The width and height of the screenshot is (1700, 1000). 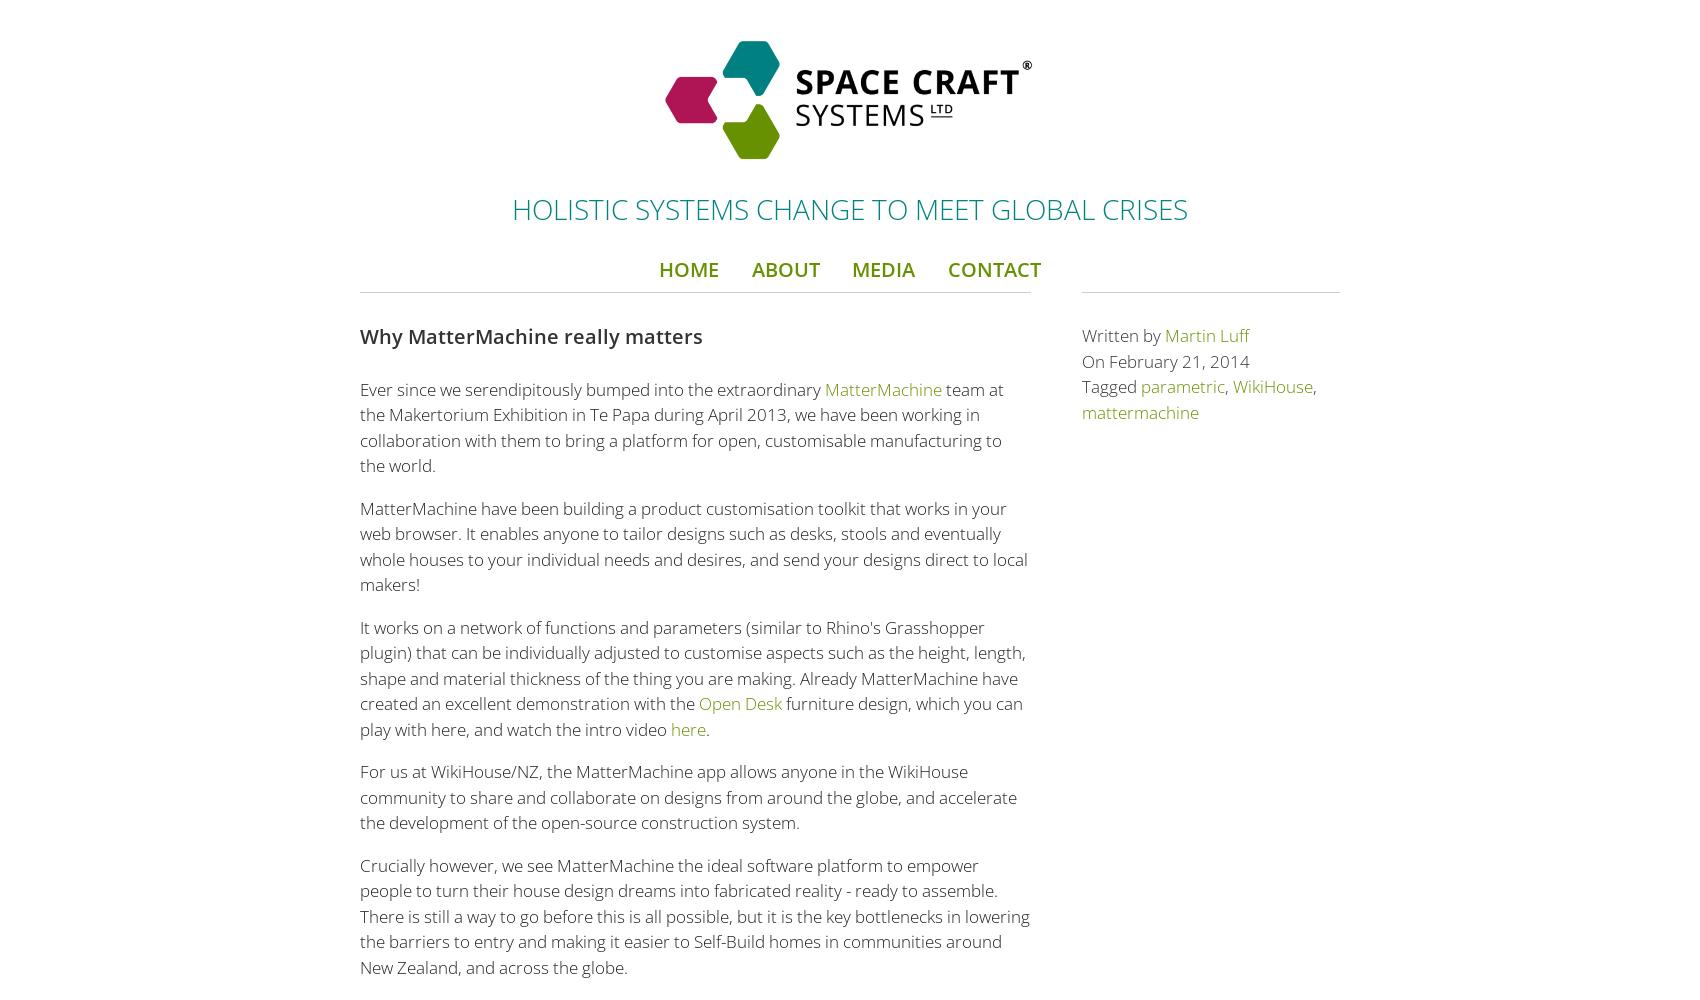 I want to click on 'MEDIA', so click(x=883, y=269).